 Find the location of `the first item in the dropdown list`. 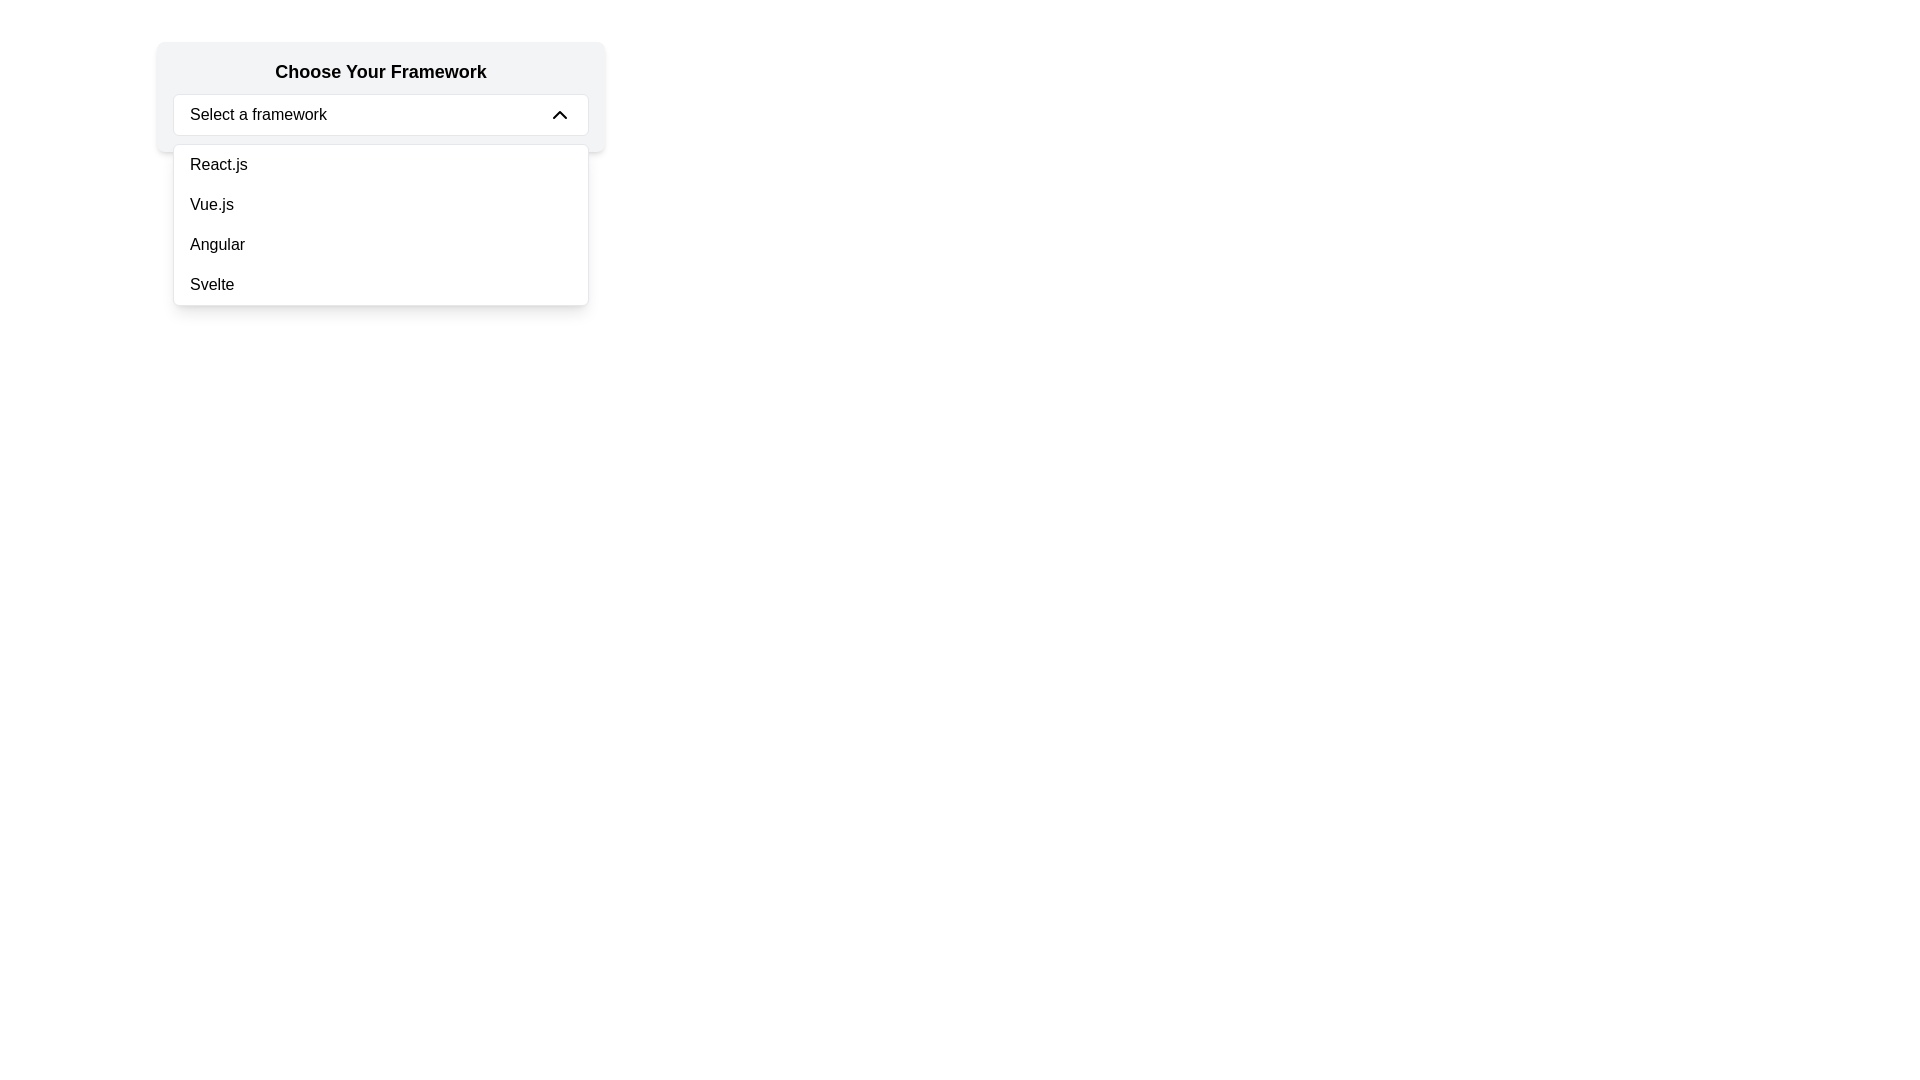

the first item in the dropdown list is located at coordinates (380, 164).